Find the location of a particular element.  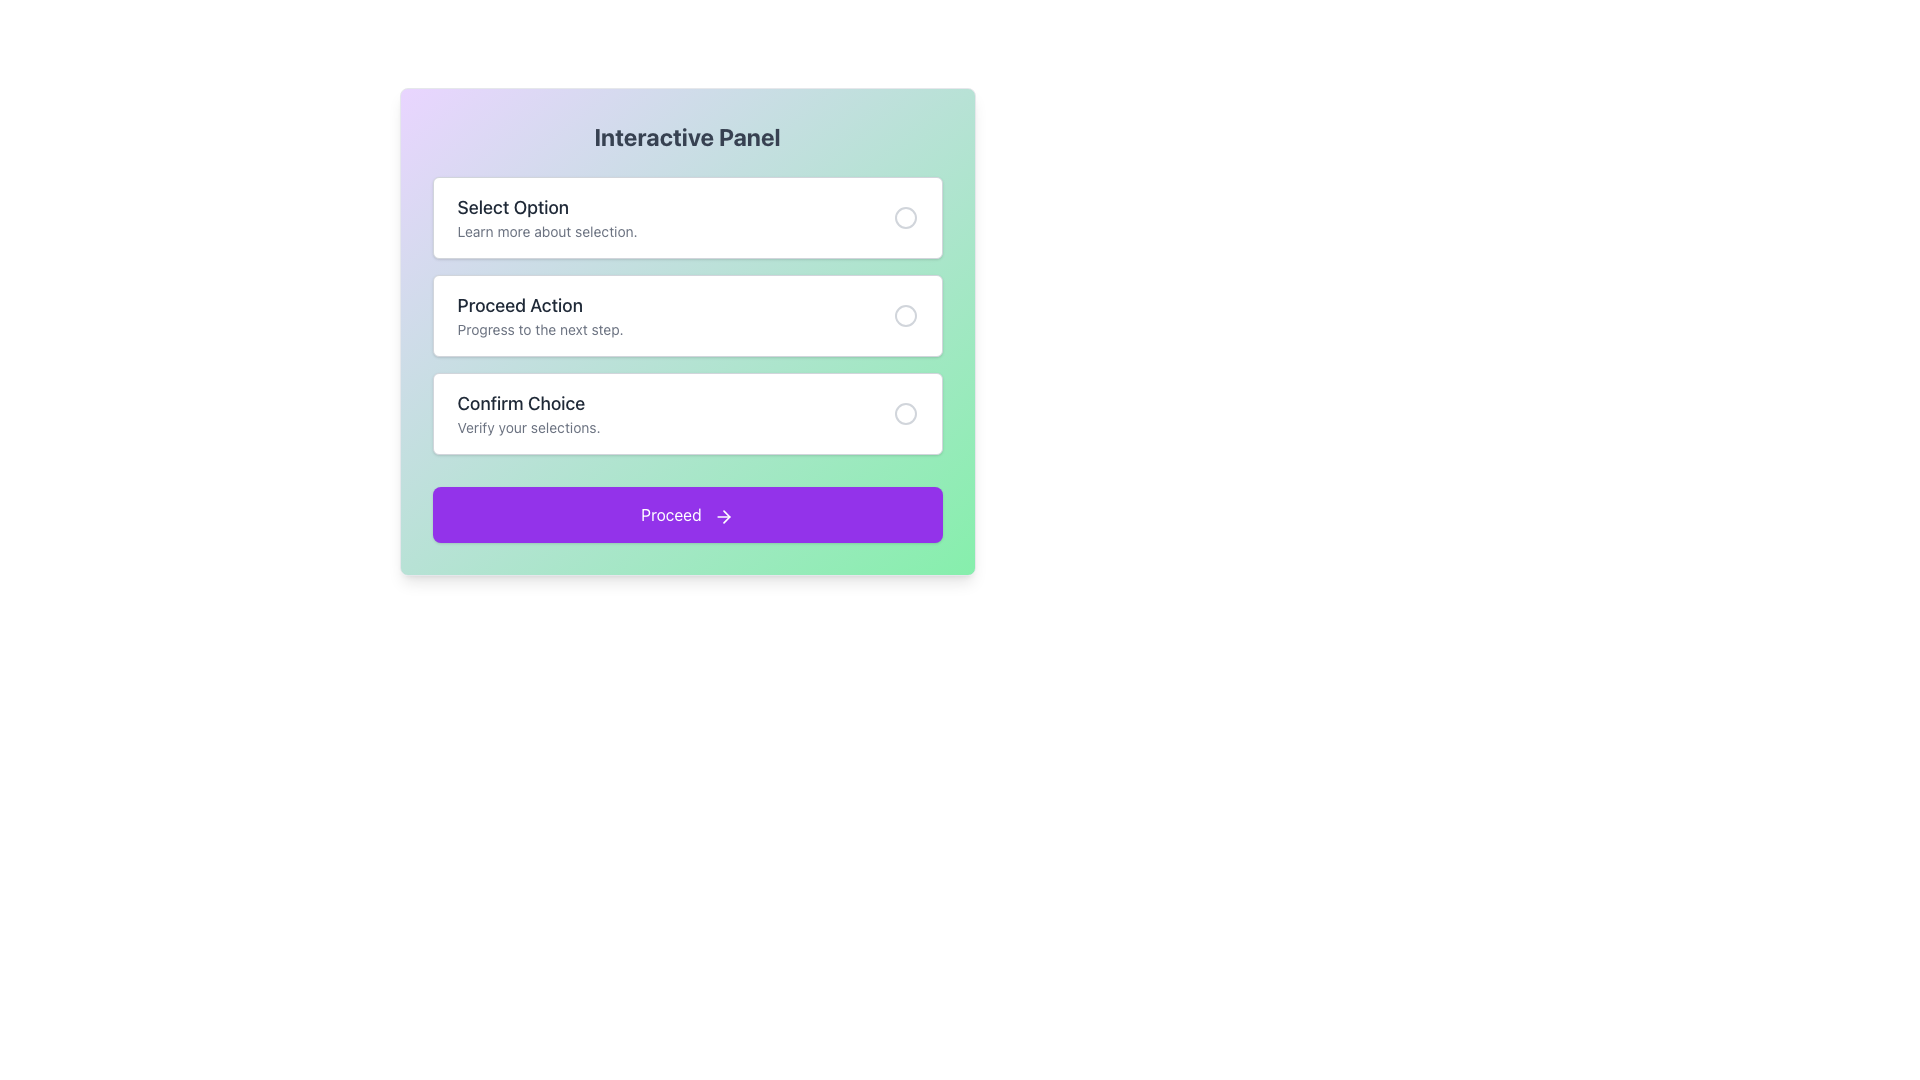

the circular selectable indicator (radio button or checkbox) located at the far-right side of the 'Select Option' section is located at coordinates (904, 218).